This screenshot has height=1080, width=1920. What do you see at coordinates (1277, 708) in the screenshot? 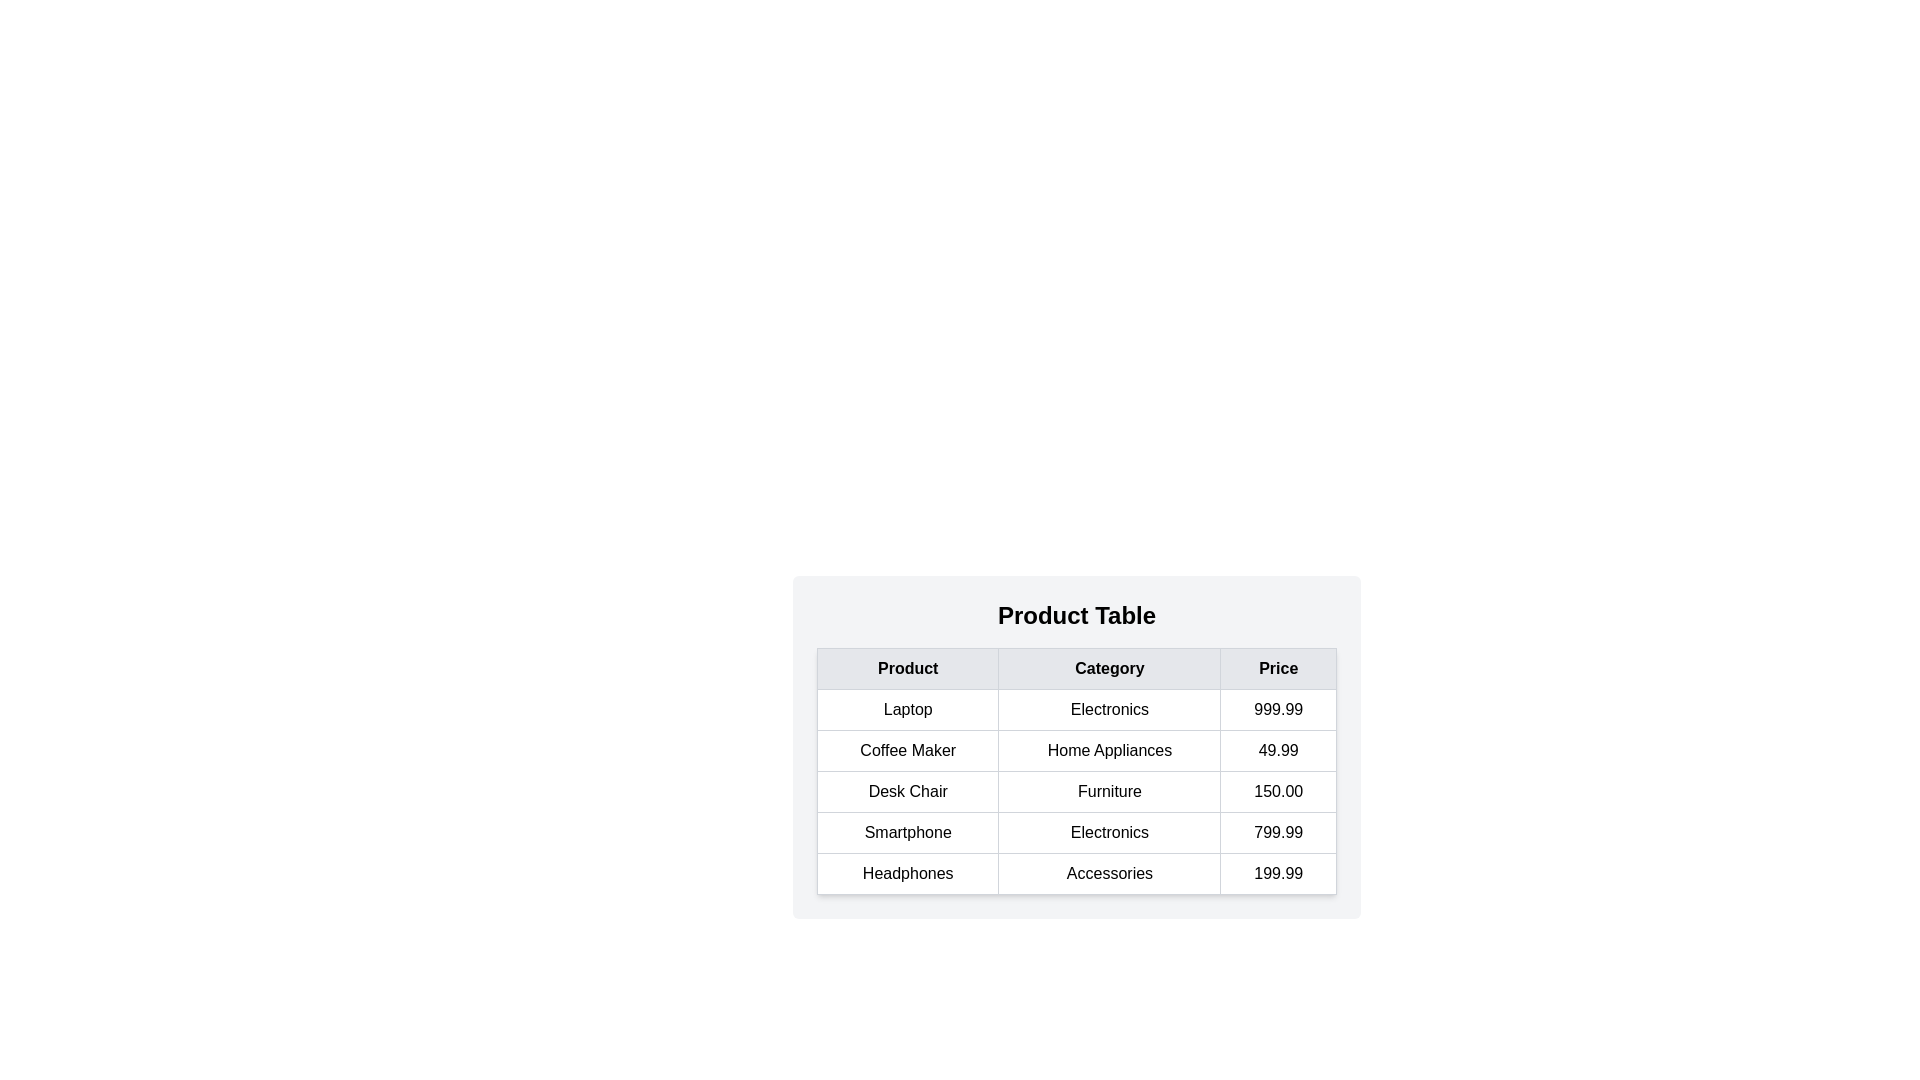
I see `the static text displaying the price of the product 'Laptop' in the 'Electronics' category` at bounding box center [1277, 708].